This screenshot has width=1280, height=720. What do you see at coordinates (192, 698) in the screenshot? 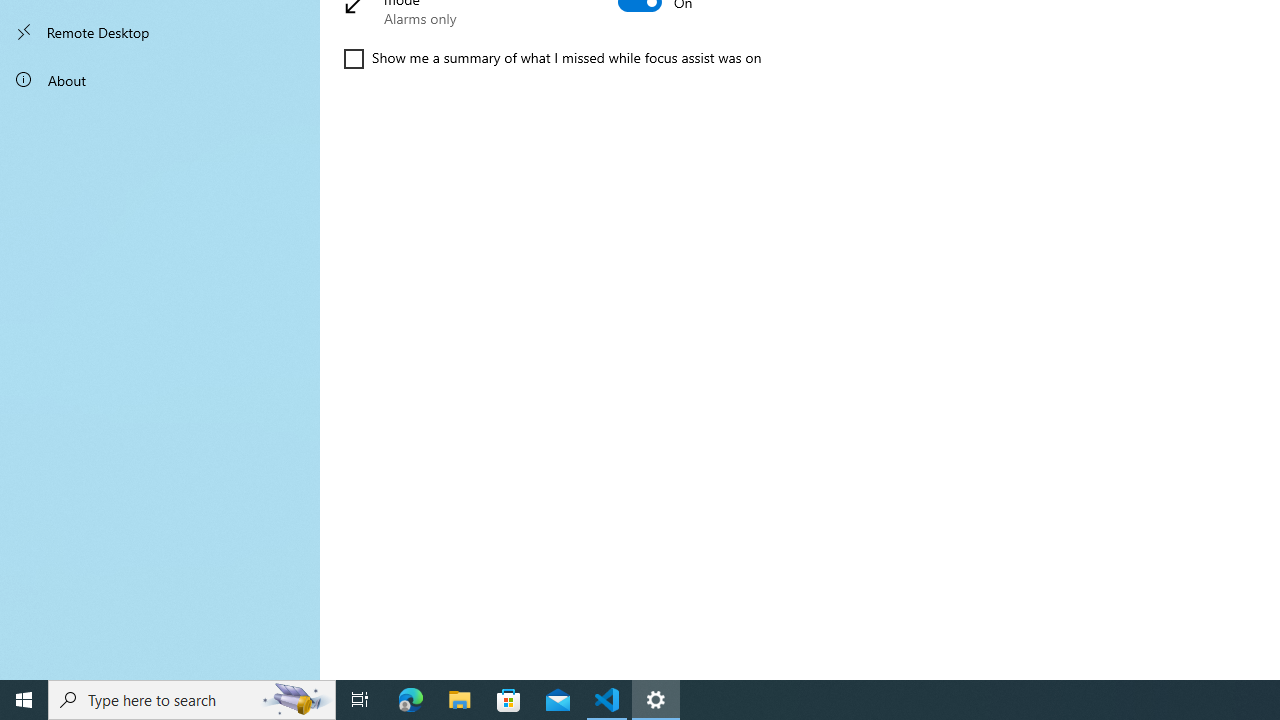
I see `'Type here to search'` at bounding box center [192, 698].